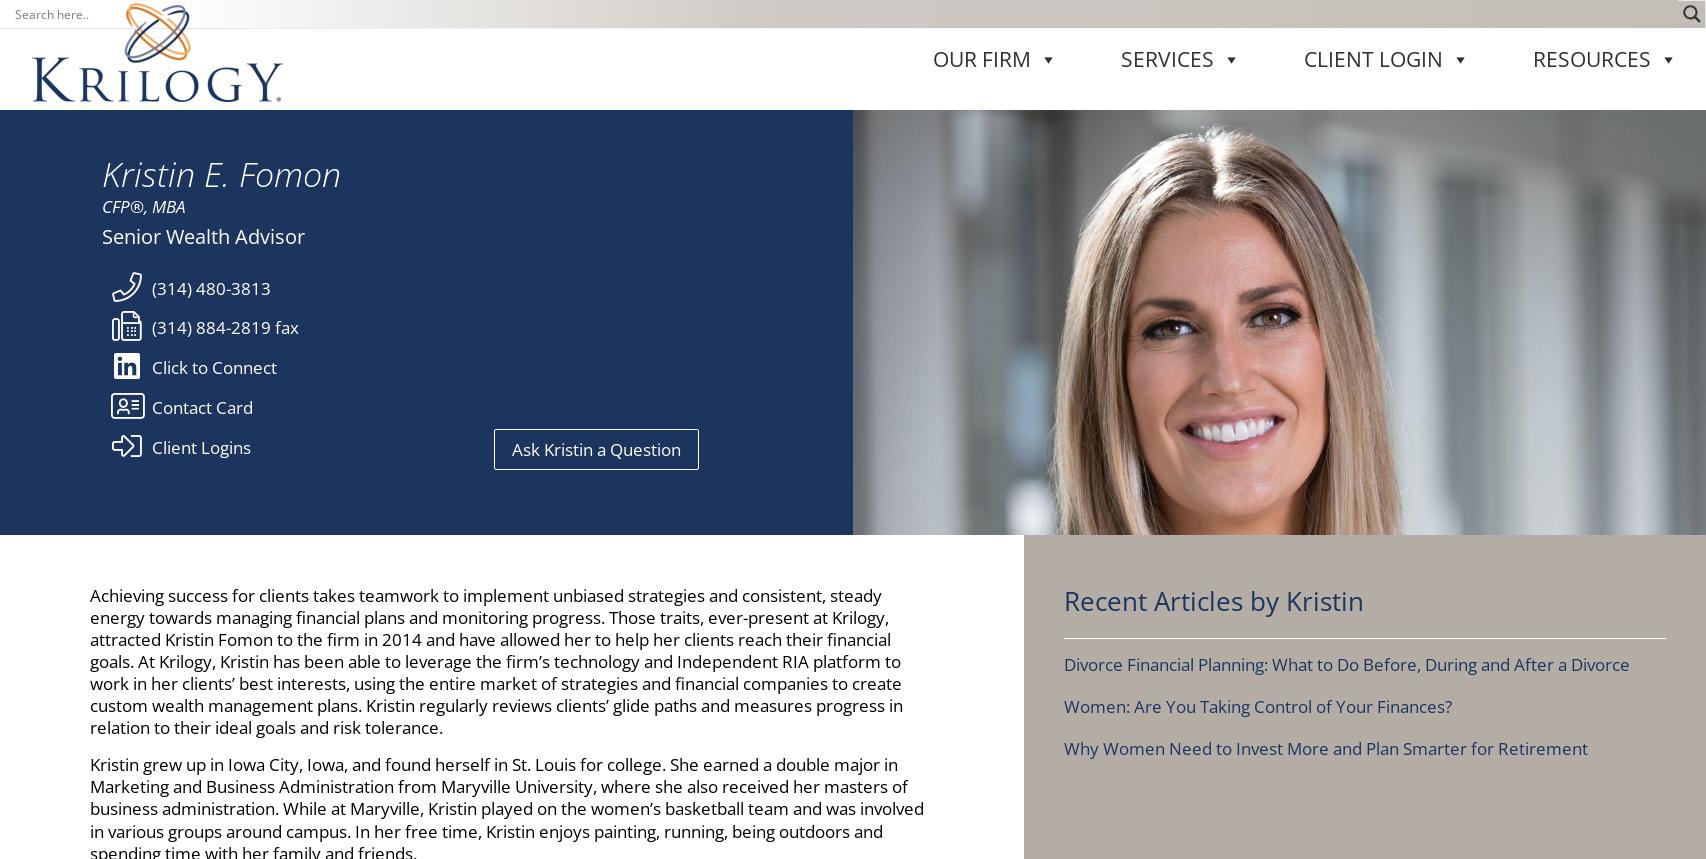 Image resolution: width=1706 pixels, height=859 pixels. I want to click on 'Recent Articles by Kristin', so click(1212, 72).